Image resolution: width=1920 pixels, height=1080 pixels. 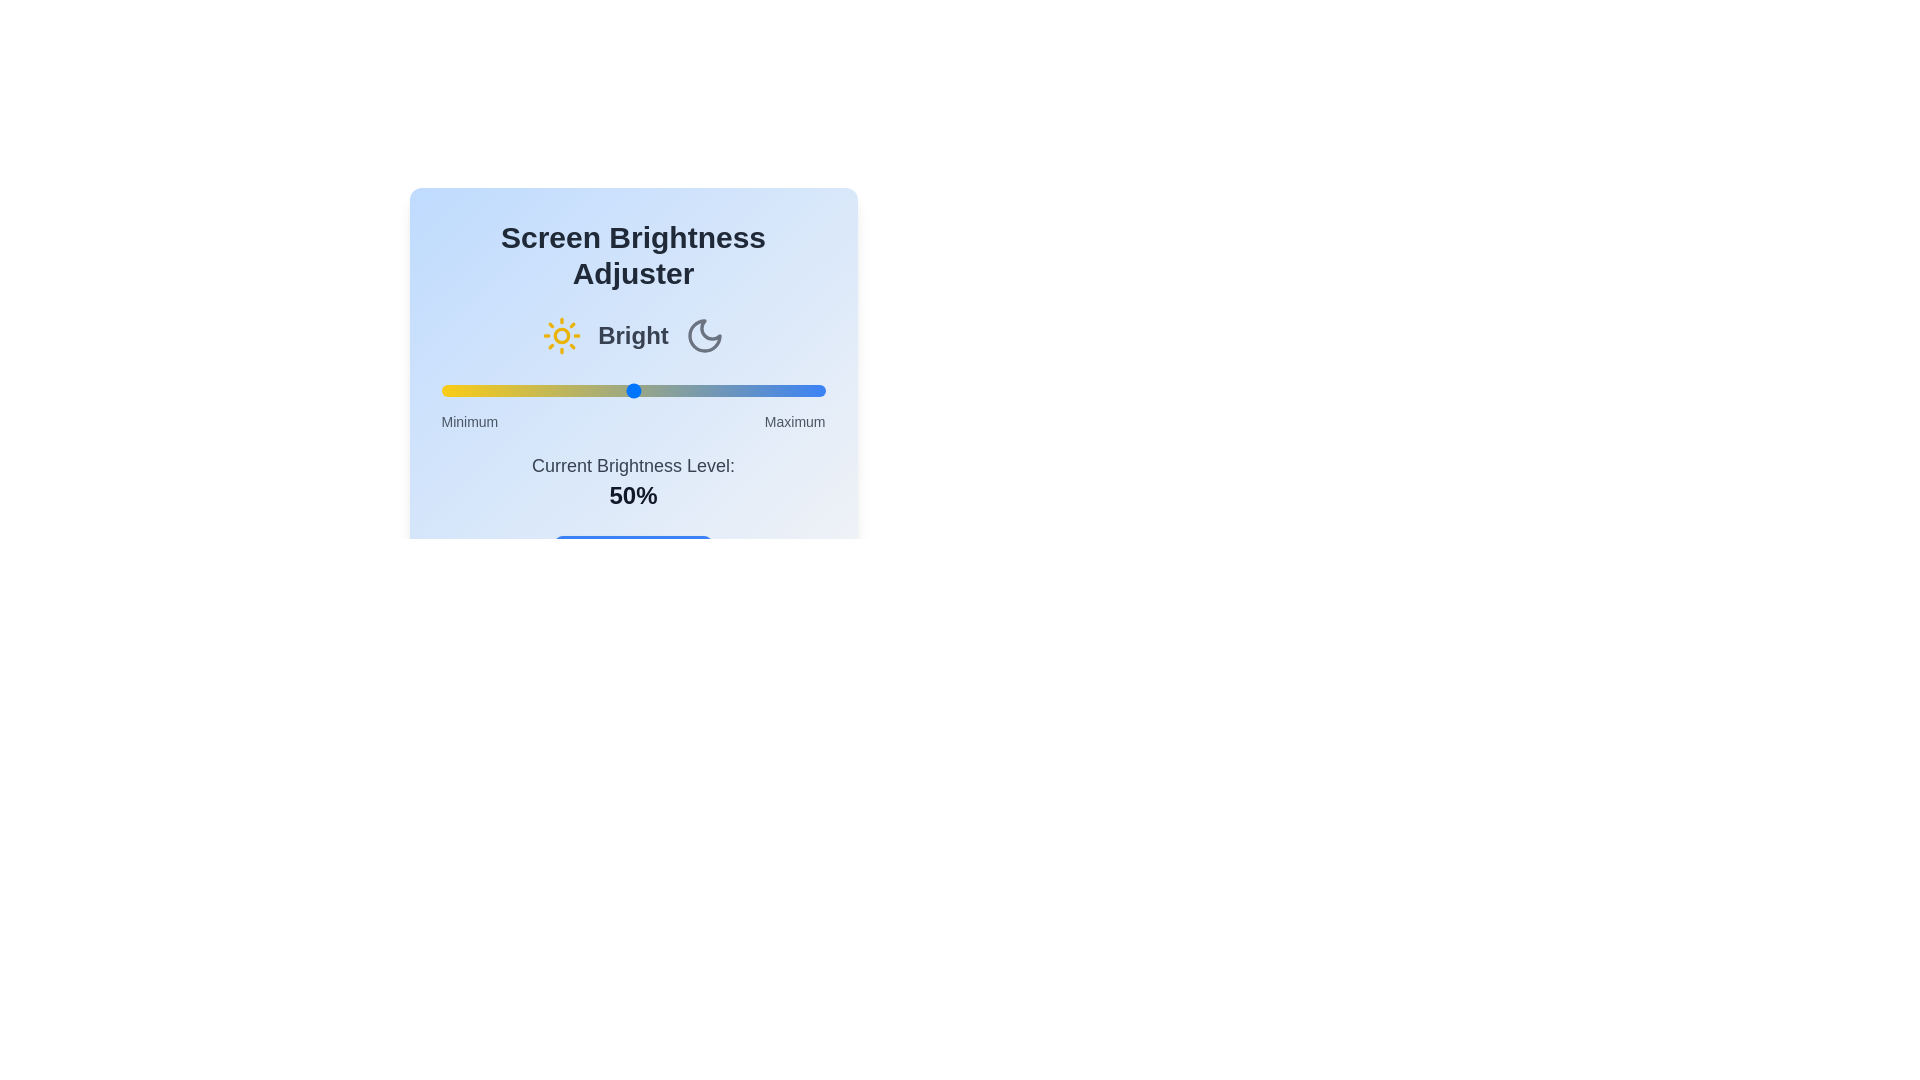 I want to click on the brightness slider to 13%, so click(x=491, y=390).